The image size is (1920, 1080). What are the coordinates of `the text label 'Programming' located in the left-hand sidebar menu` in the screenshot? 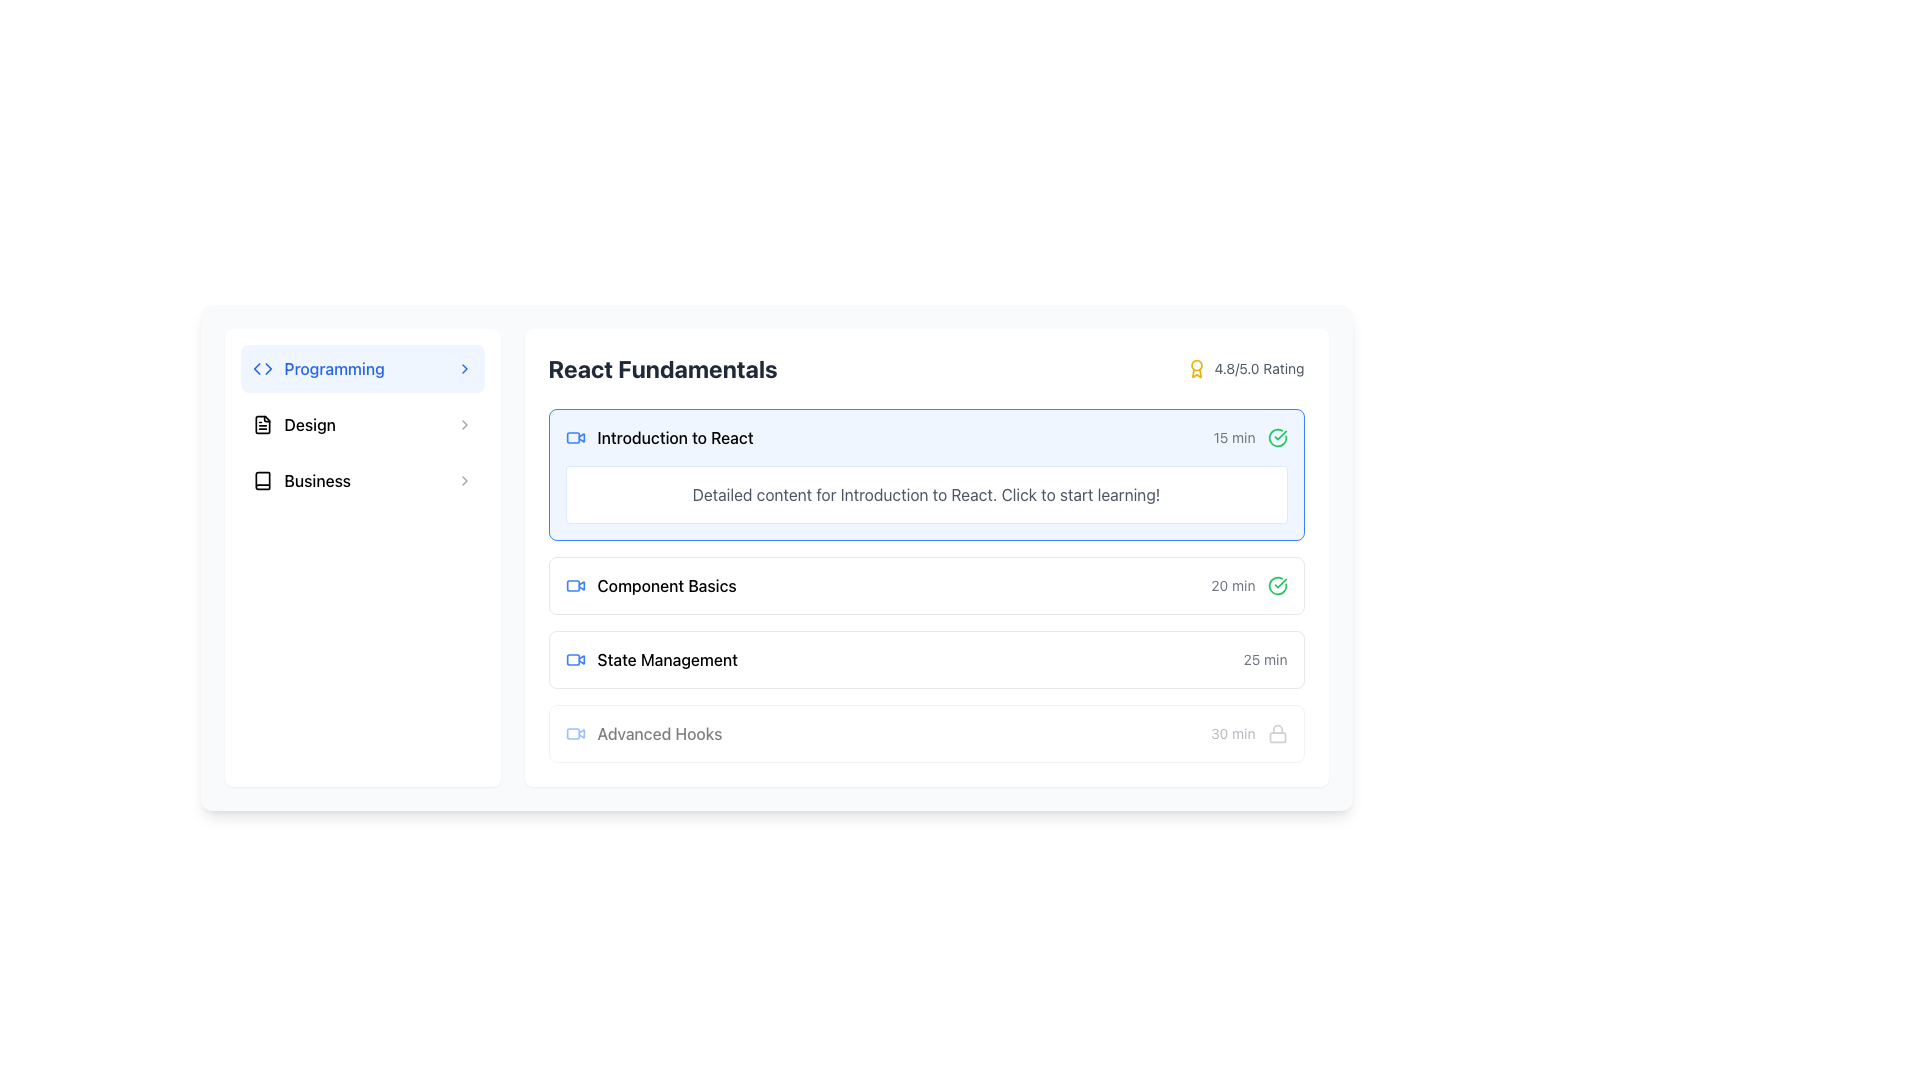 It's located at (334, 369).